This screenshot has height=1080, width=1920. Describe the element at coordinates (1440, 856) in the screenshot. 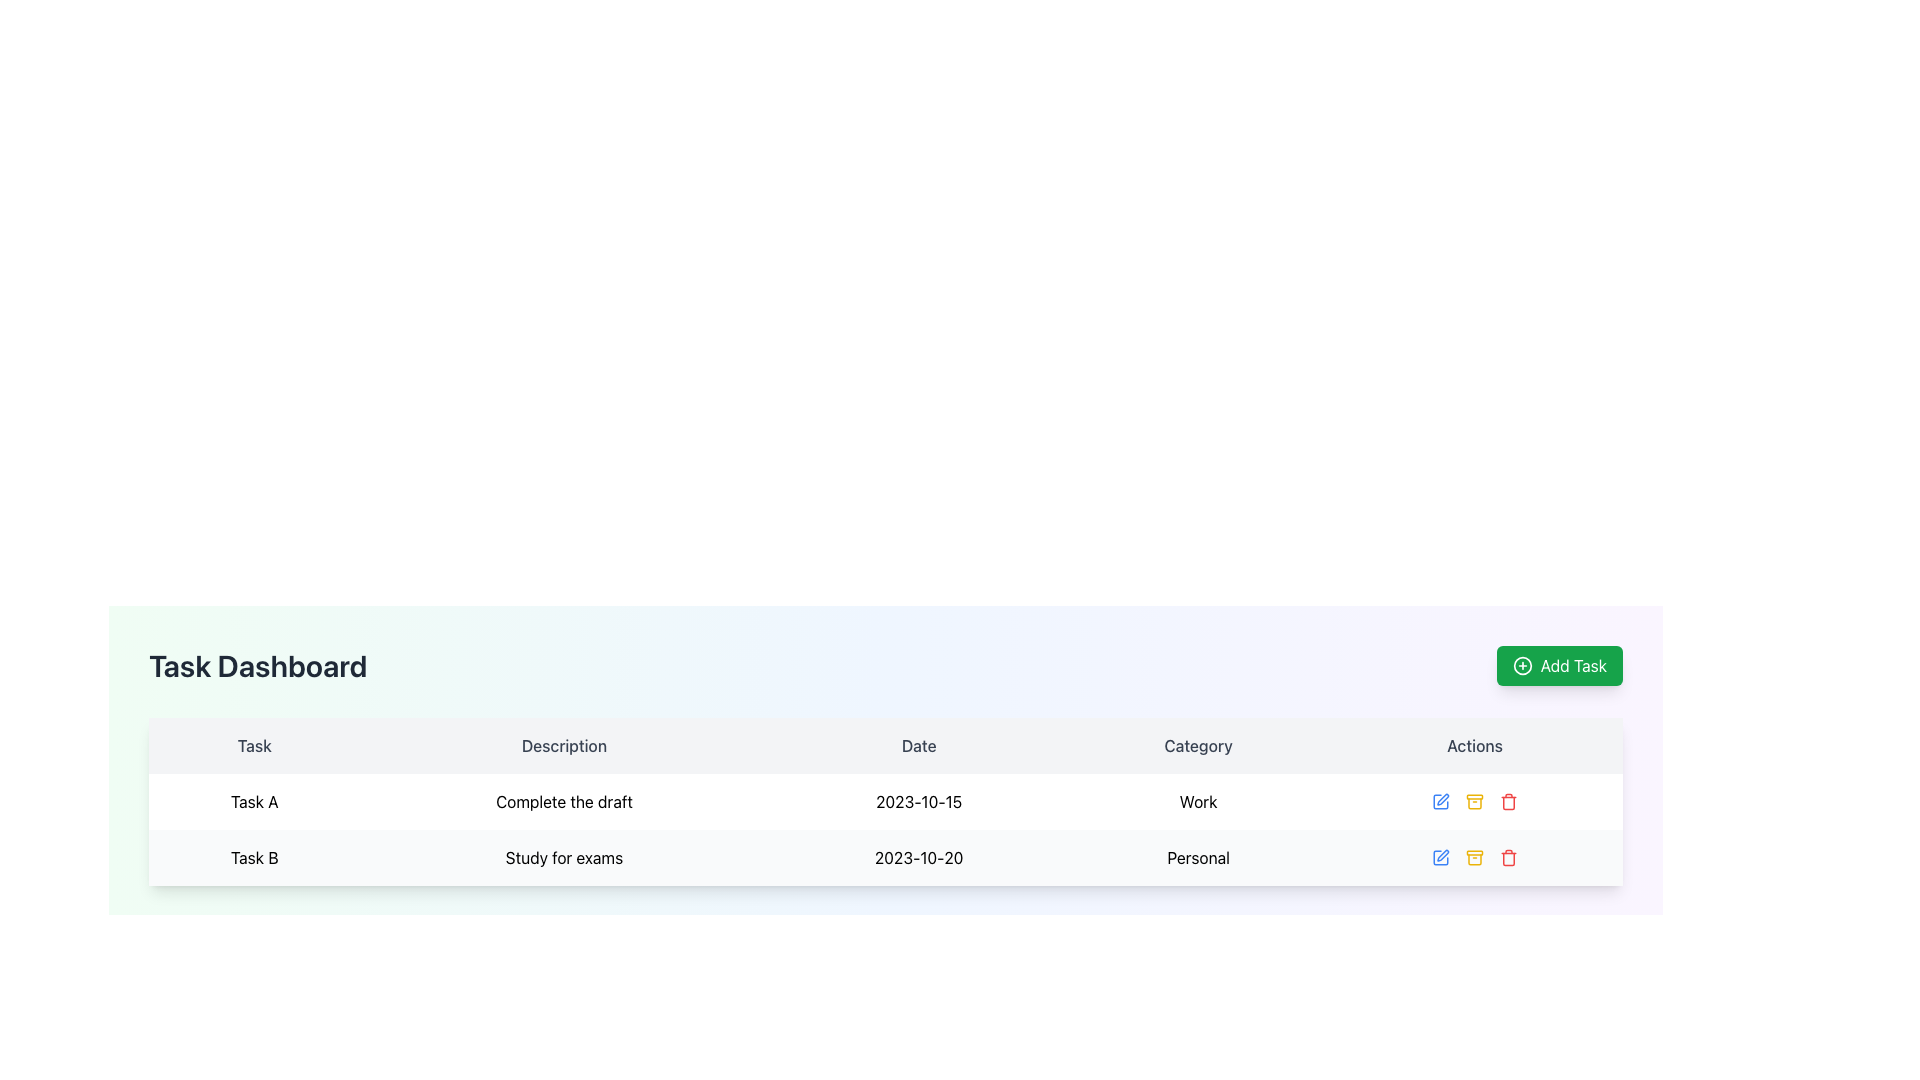

I see `the edit button icon located in the 'Actions' column of the second row for the task 'Study for exams' to change its color` at that location.